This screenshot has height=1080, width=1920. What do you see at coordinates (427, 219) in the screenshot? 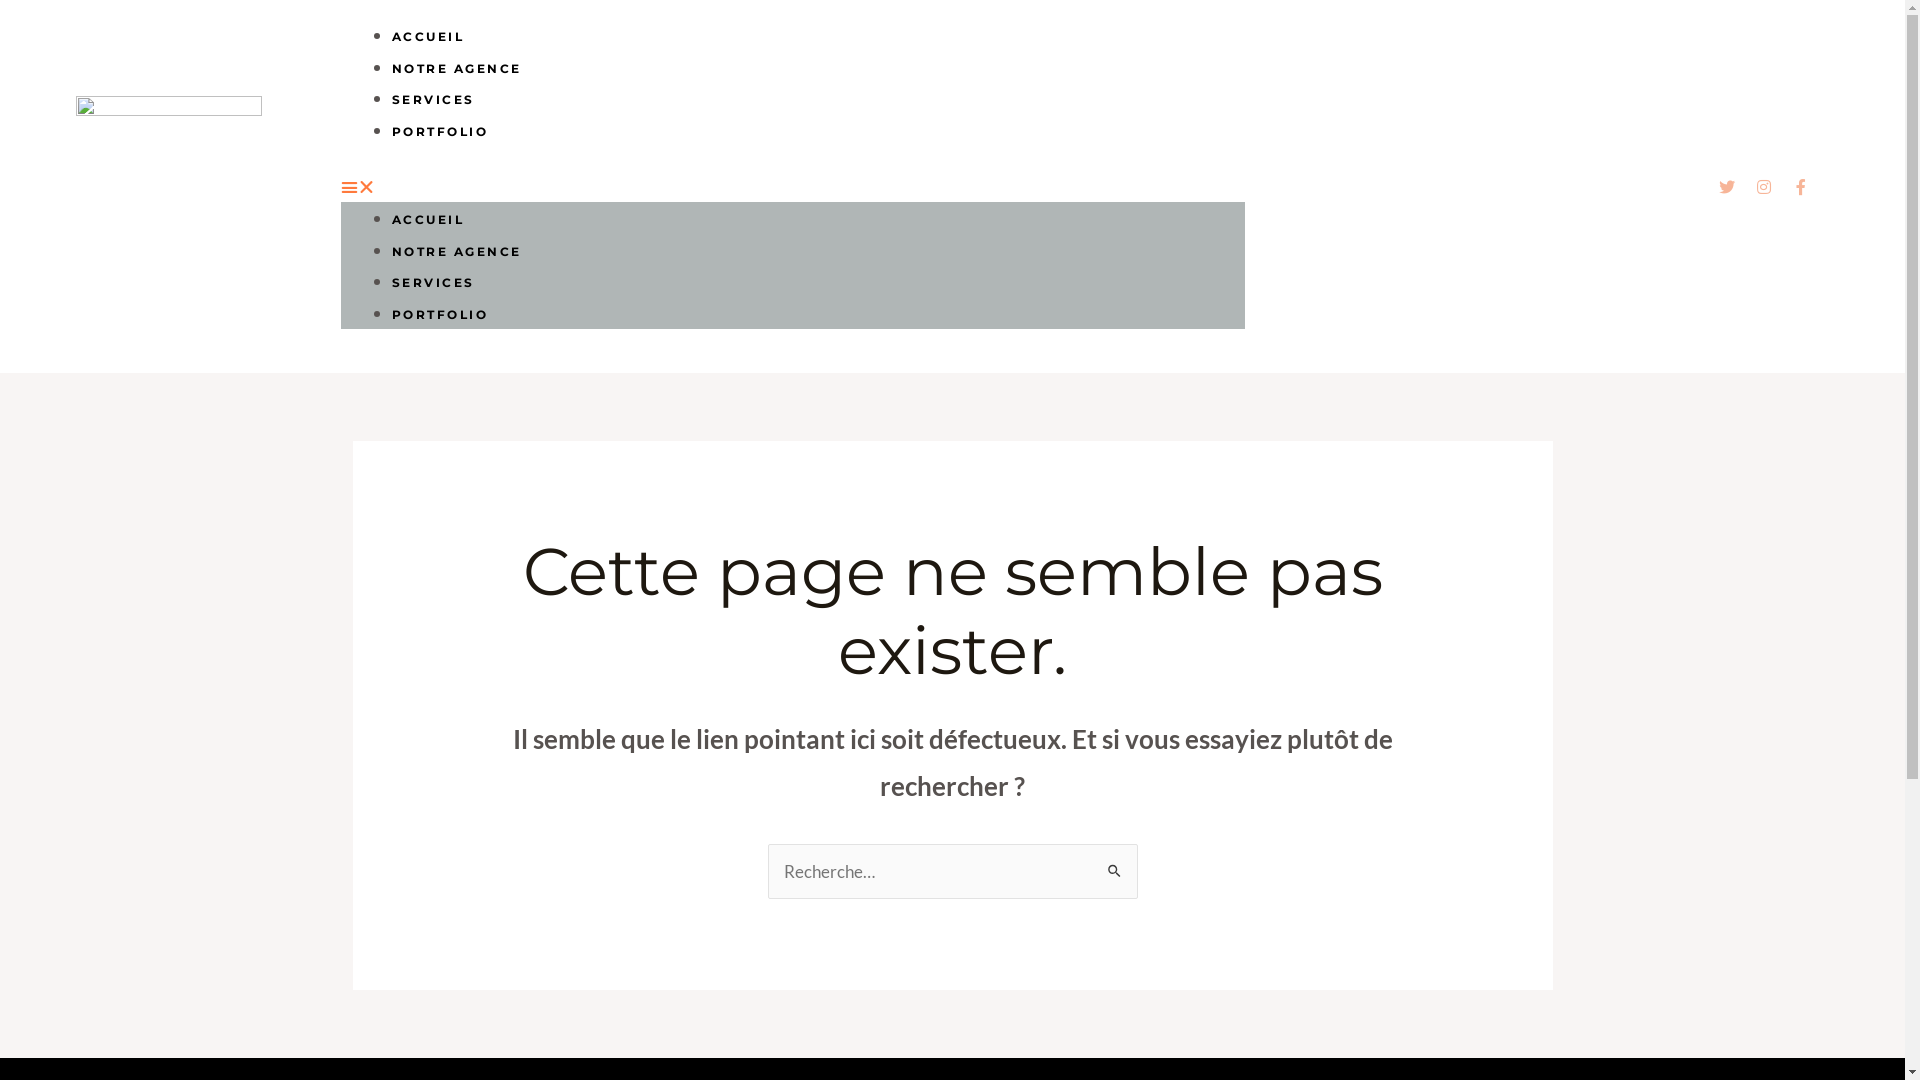
I see `'ACCUEIL'` at bounding box center [427, 219].